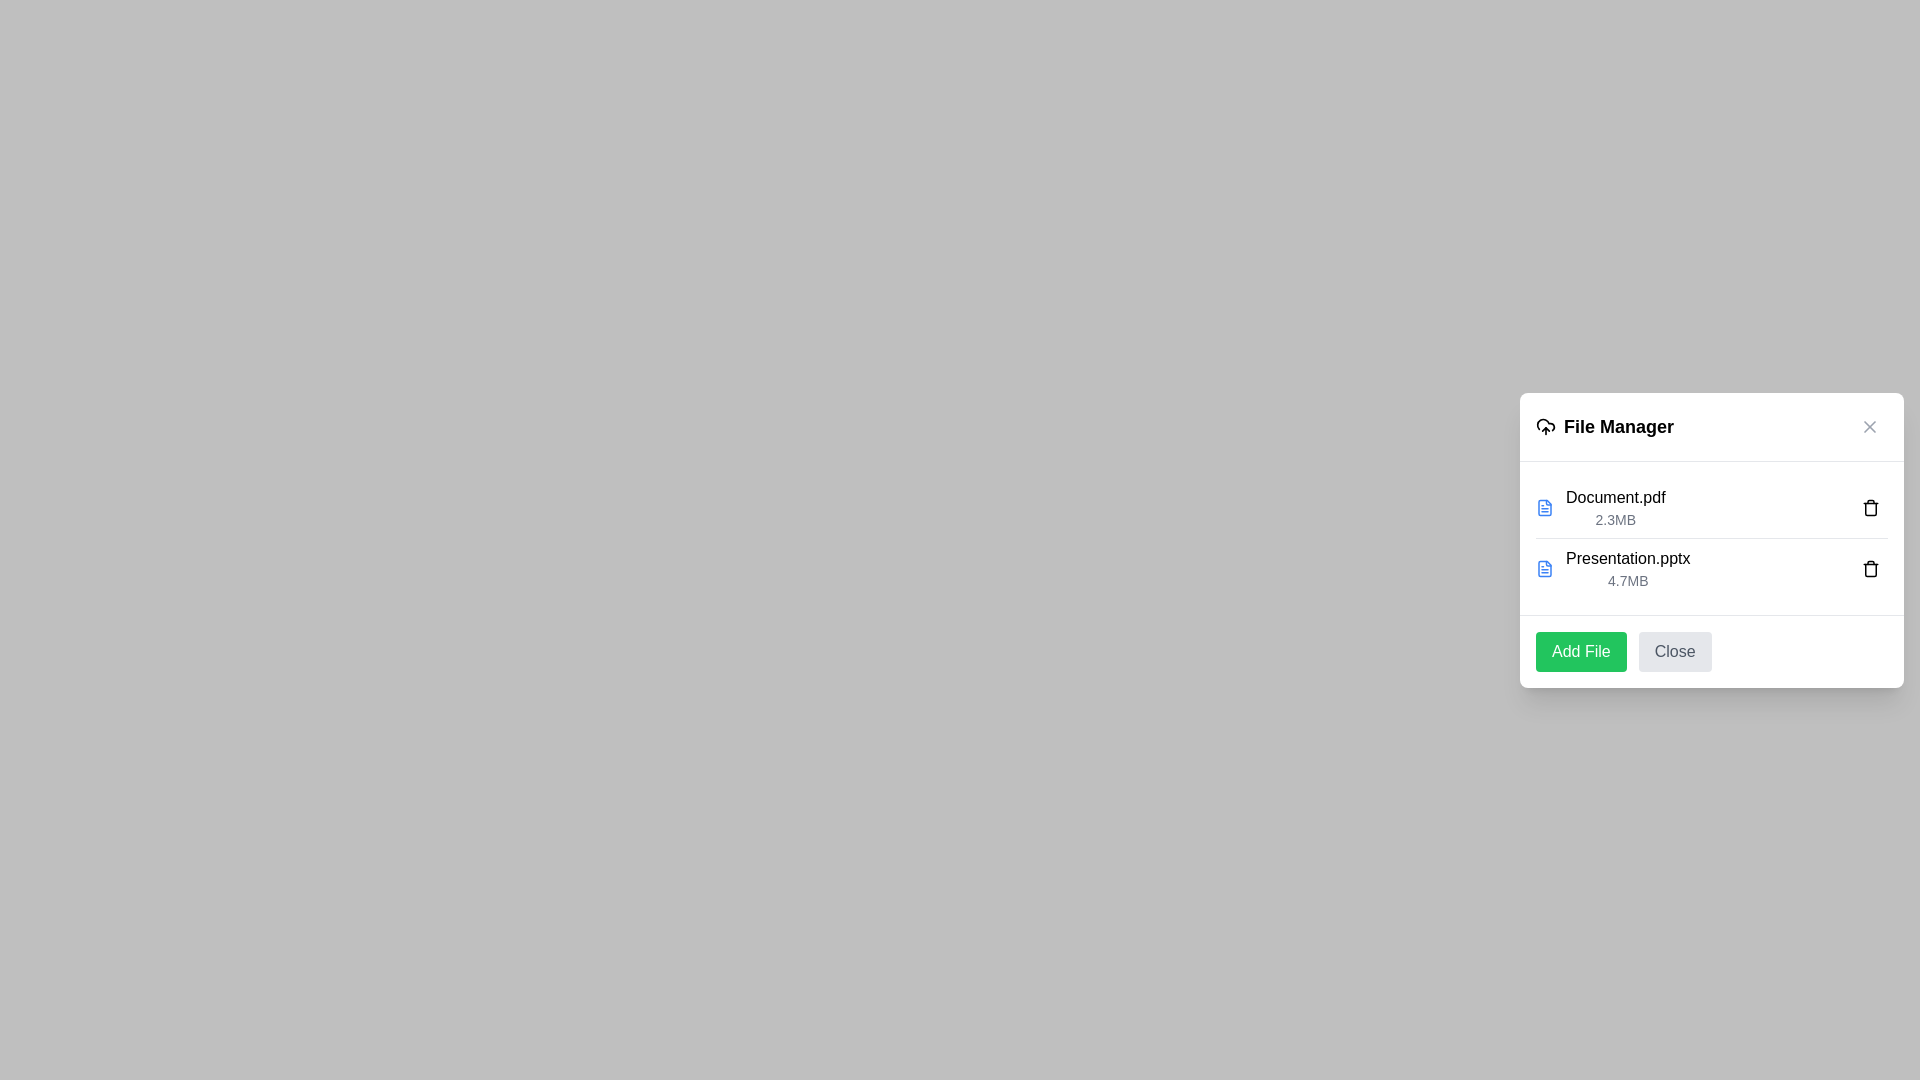 The width and height of the screenshot is (1920, 1080). What do you see at coordinates (1615, 496) in the screenshot?
I see `the file name label` at bounding box center [1615, 496].